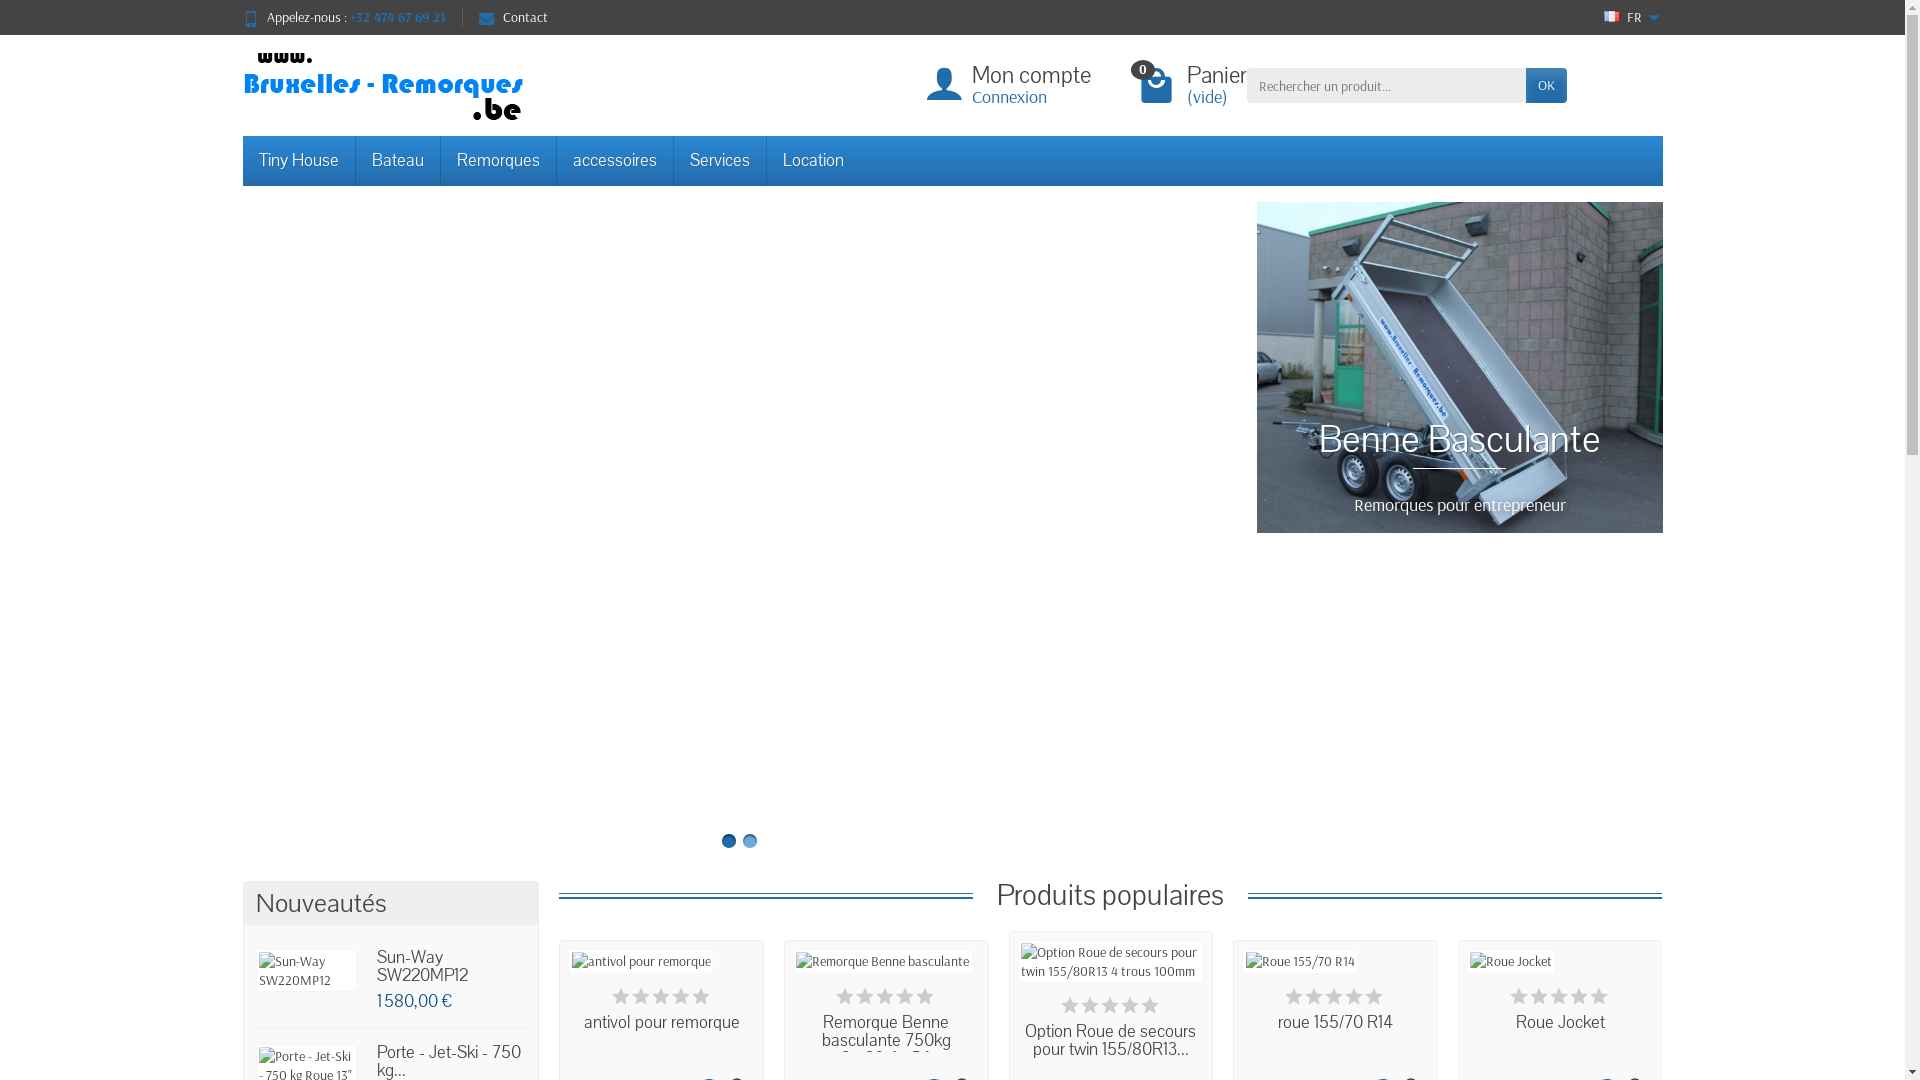 This screenshot has height=1080, width=1920. I want to click on 'Sun-Way SW220MP12', so click(421, 965).